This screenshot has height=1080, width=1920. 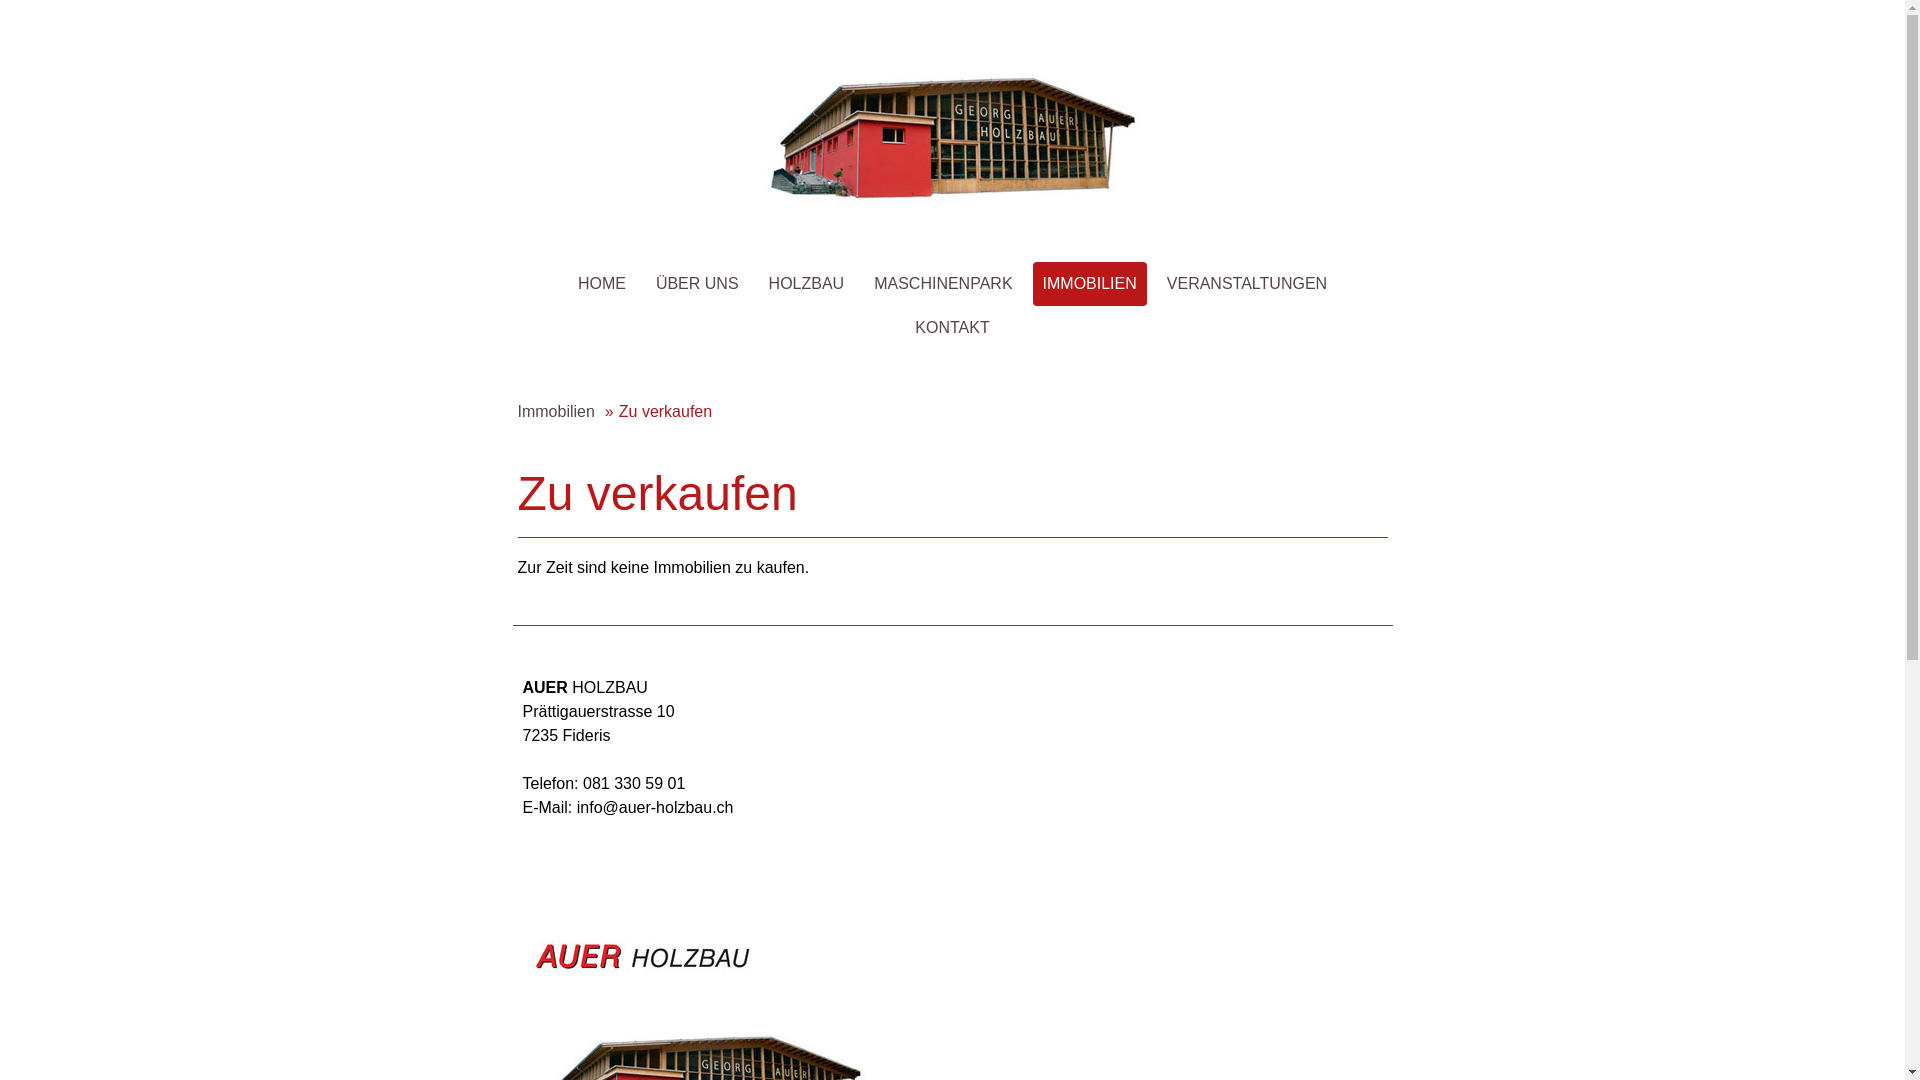 What do you see at coordinates (806, 284) in the screenshot?
I see `'HOLZBAU'` at bounding box center [806, 284].